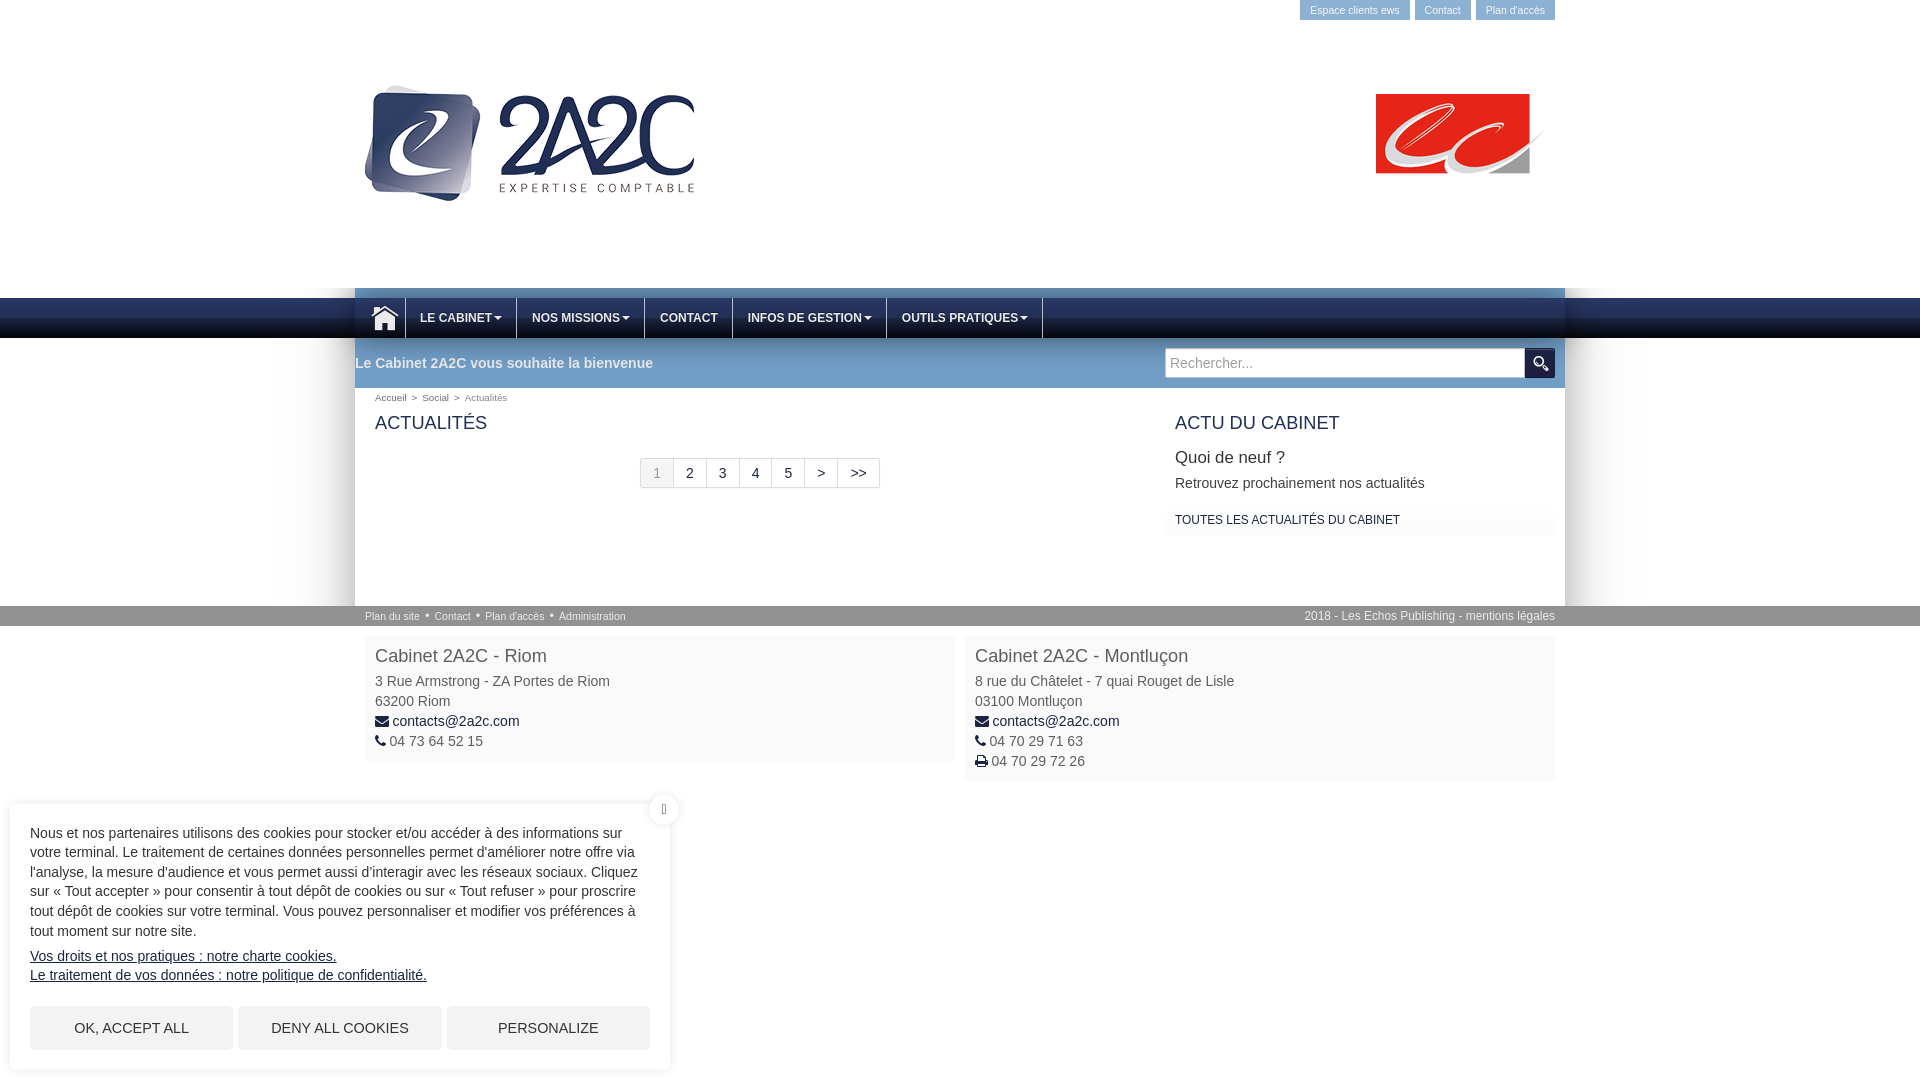  I want to click on 'INFOS DE GESTION', so click(810, 316).